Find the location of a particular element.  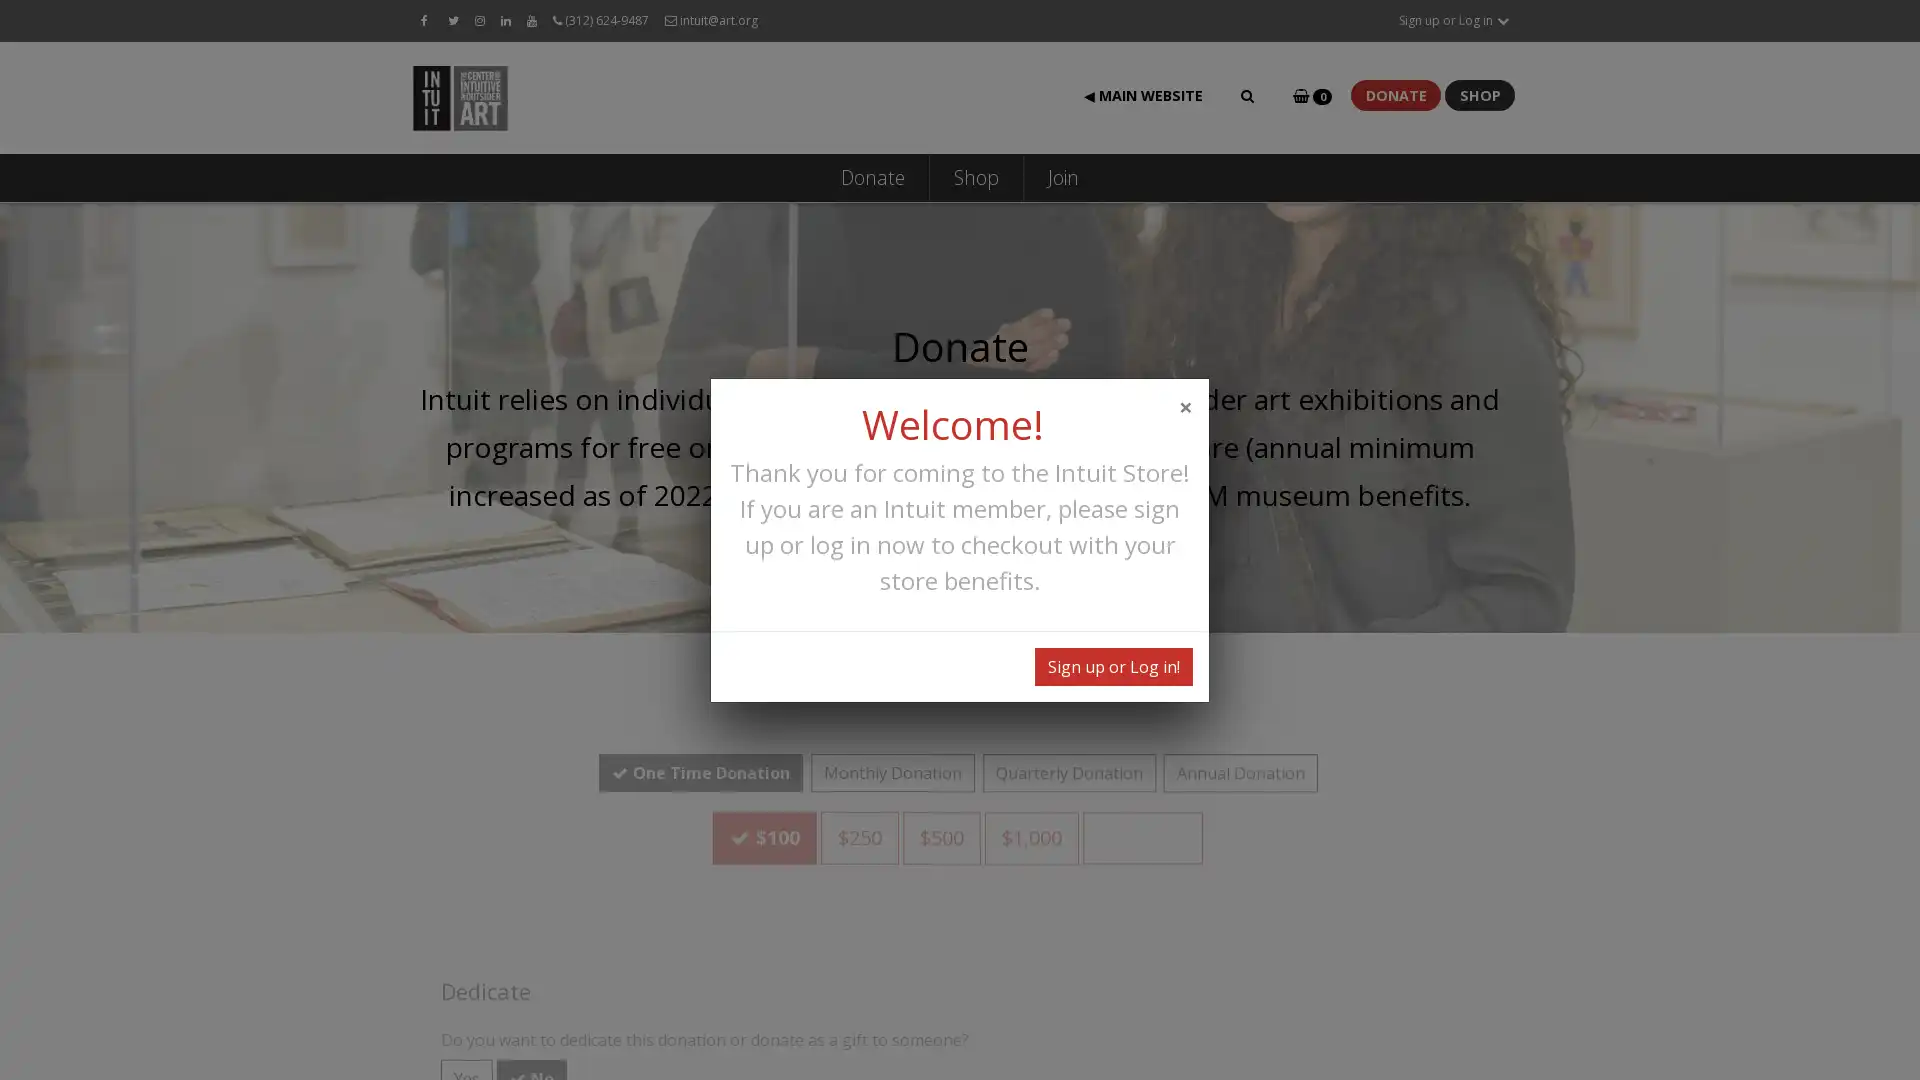

Close is located at coordinates (1185, 405).